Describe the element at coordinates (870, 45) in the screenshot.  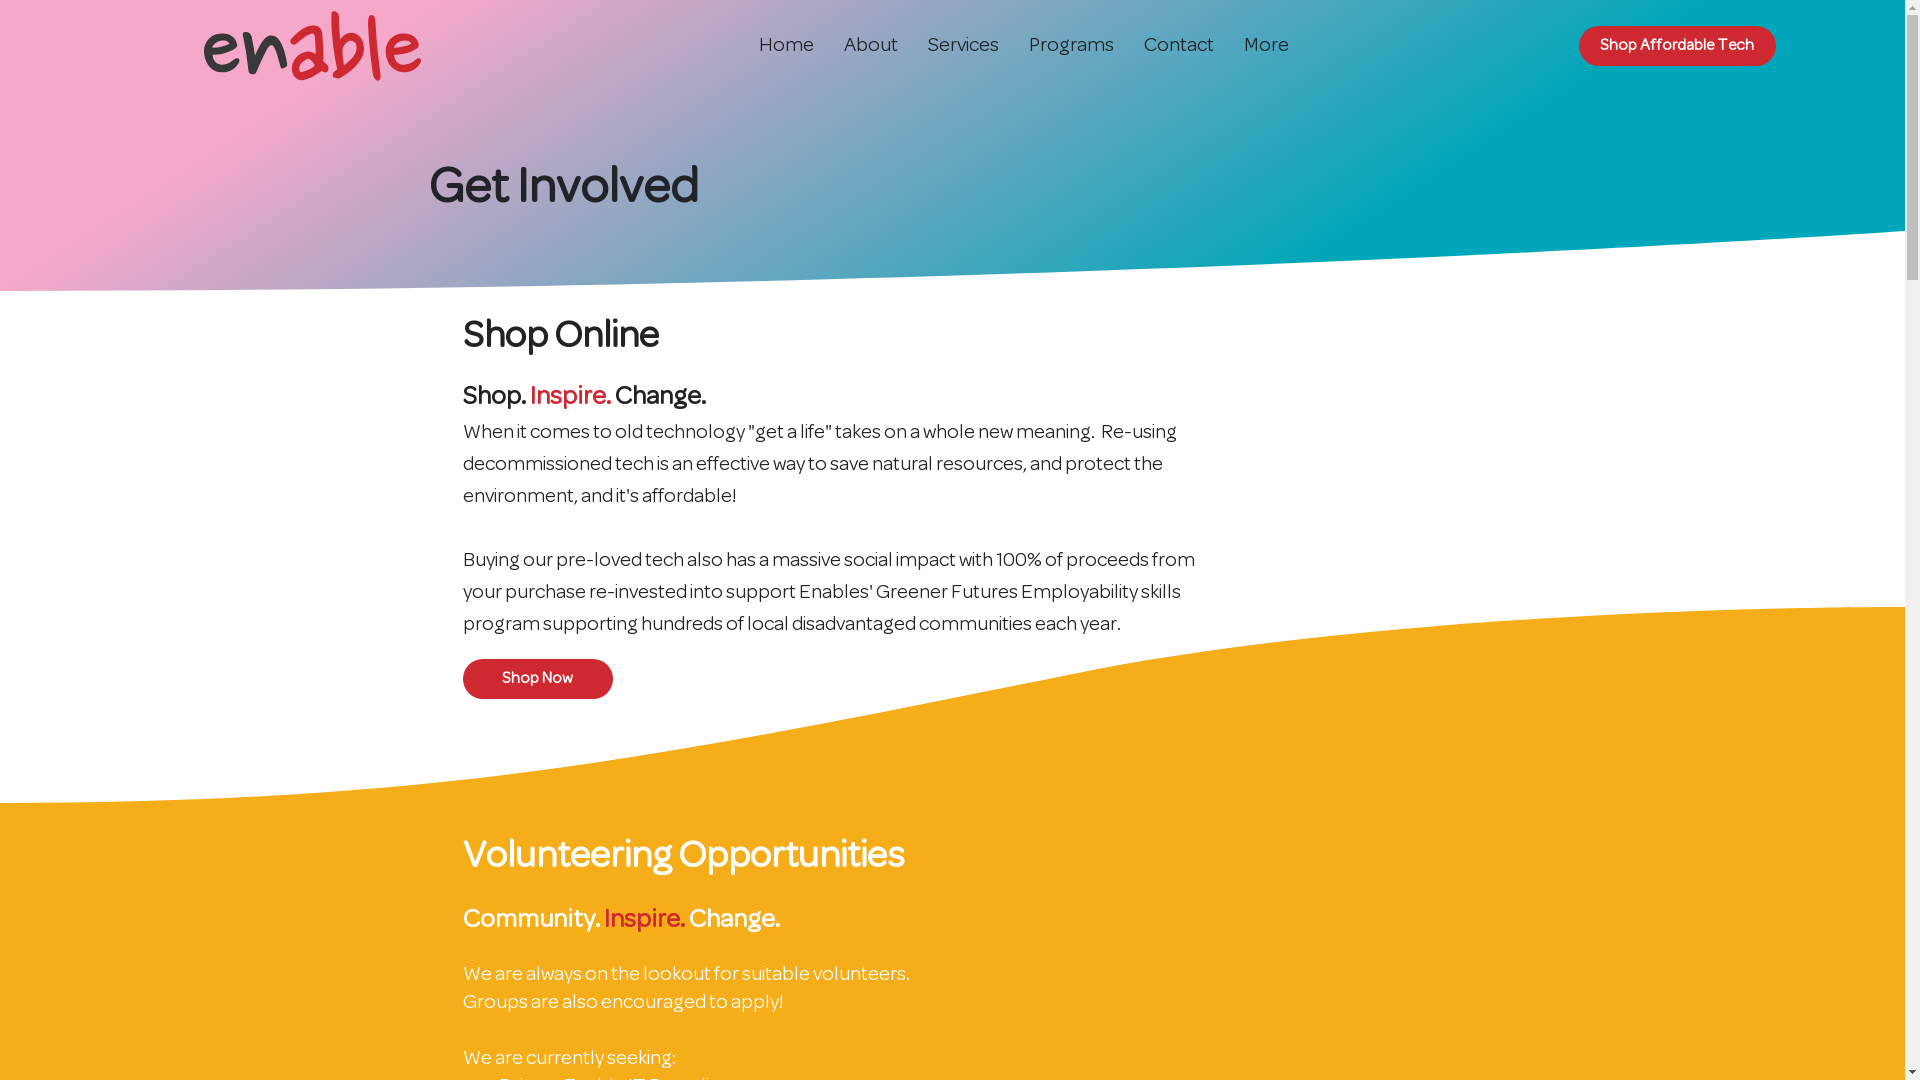
I see `'About'` at that location.